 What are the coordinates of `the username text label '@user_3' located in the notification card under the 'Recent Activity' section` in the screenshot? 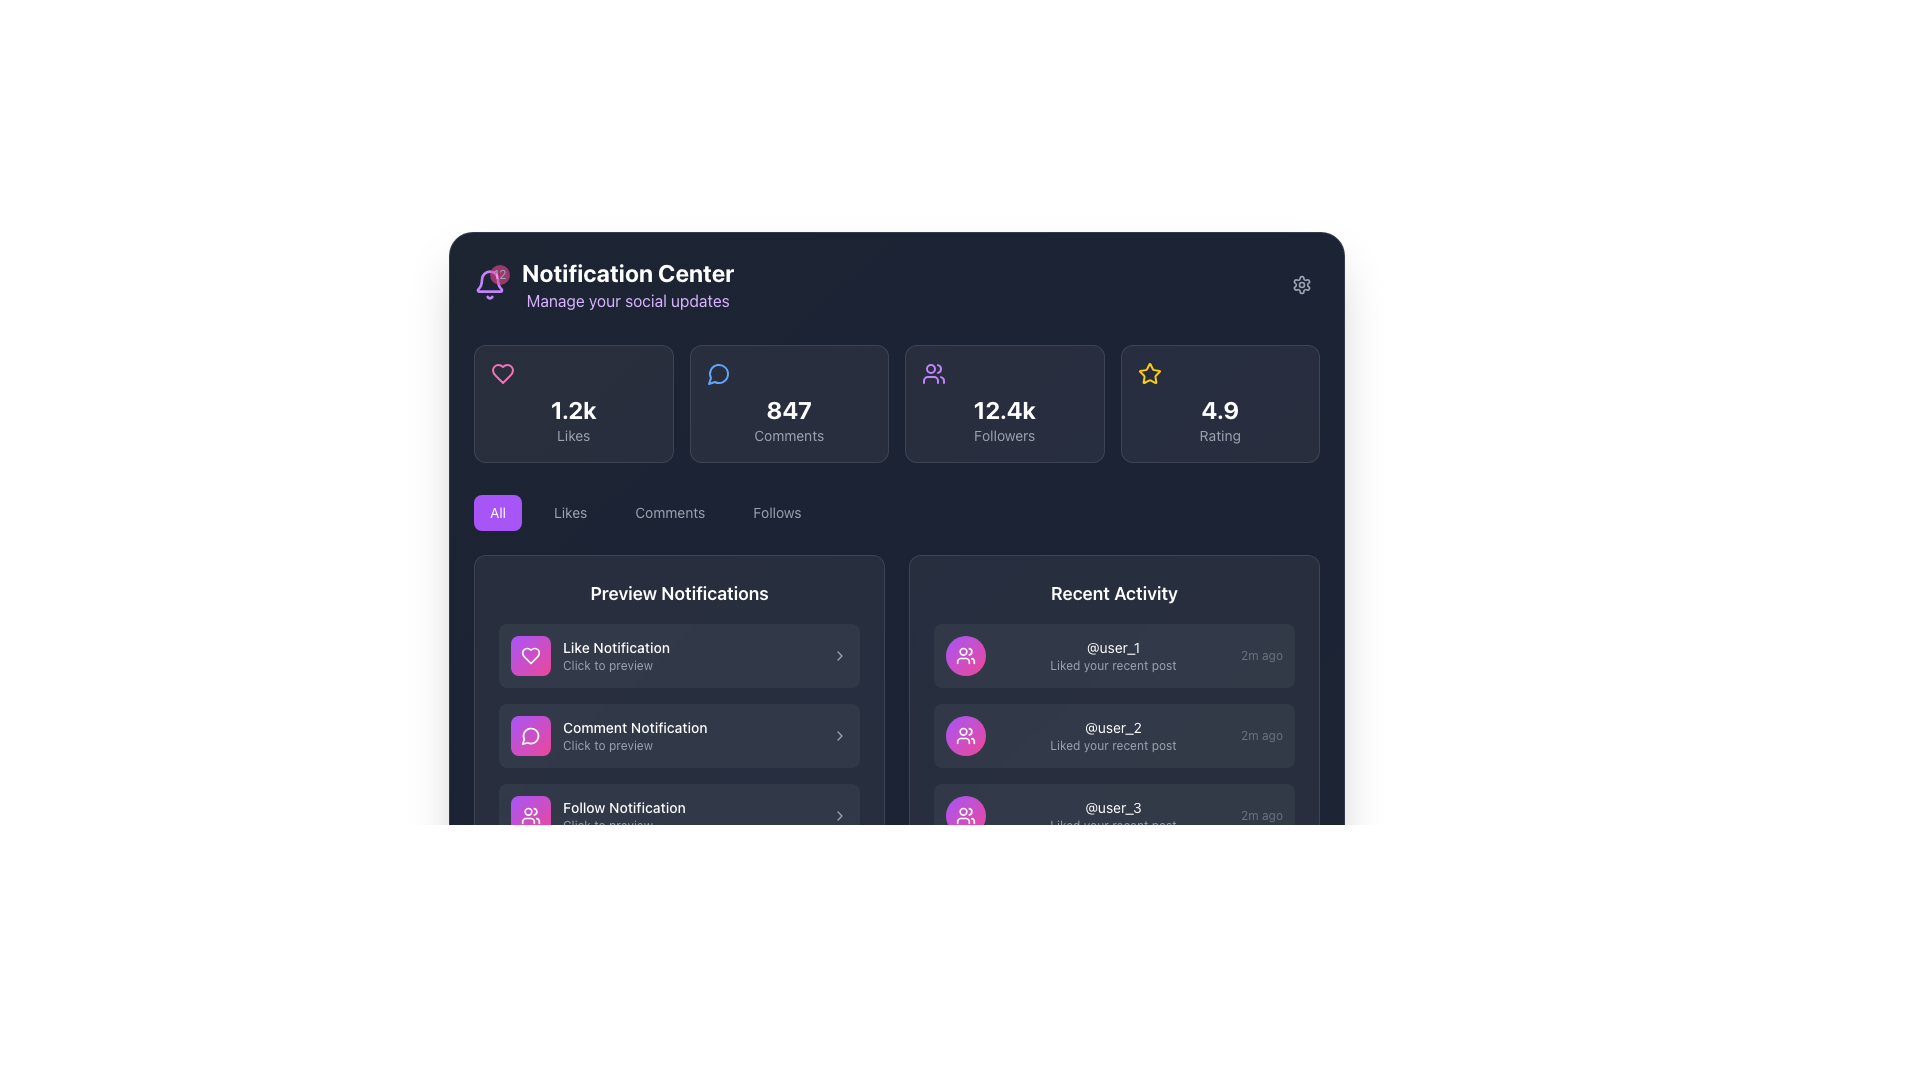 It's located at (1112, 806).